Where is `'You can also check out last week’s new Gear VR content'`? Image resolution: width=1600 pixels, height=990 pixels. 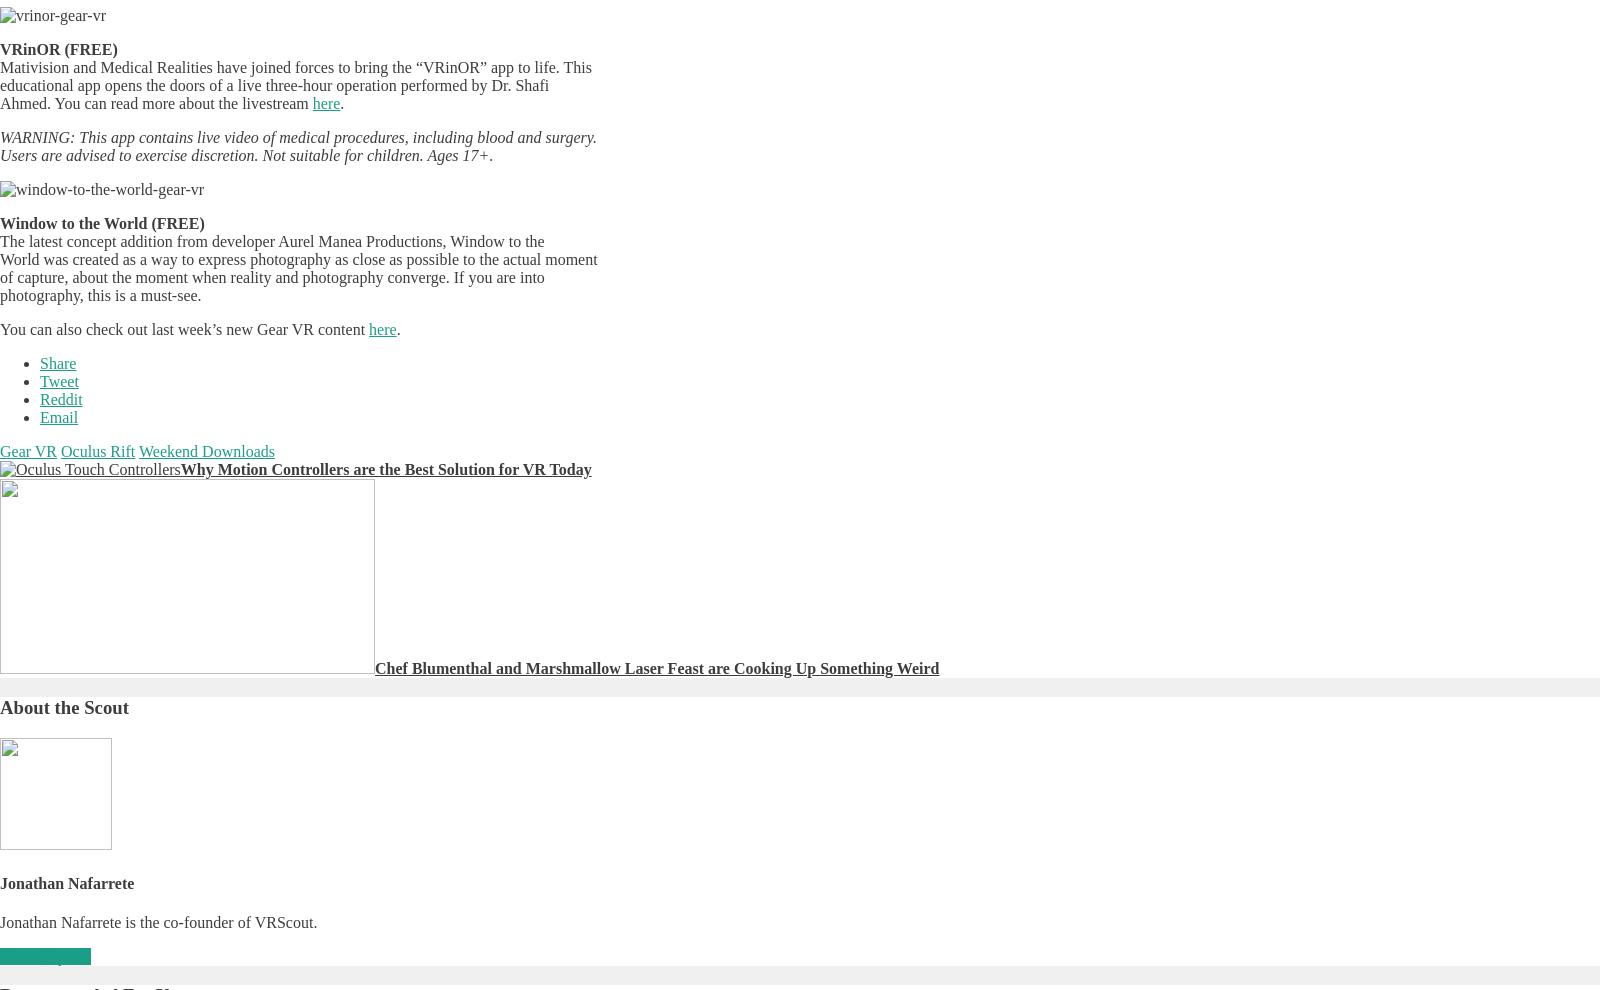 'You can also check out last week’s new Gear VR content' is located at coordinates (183, 328).